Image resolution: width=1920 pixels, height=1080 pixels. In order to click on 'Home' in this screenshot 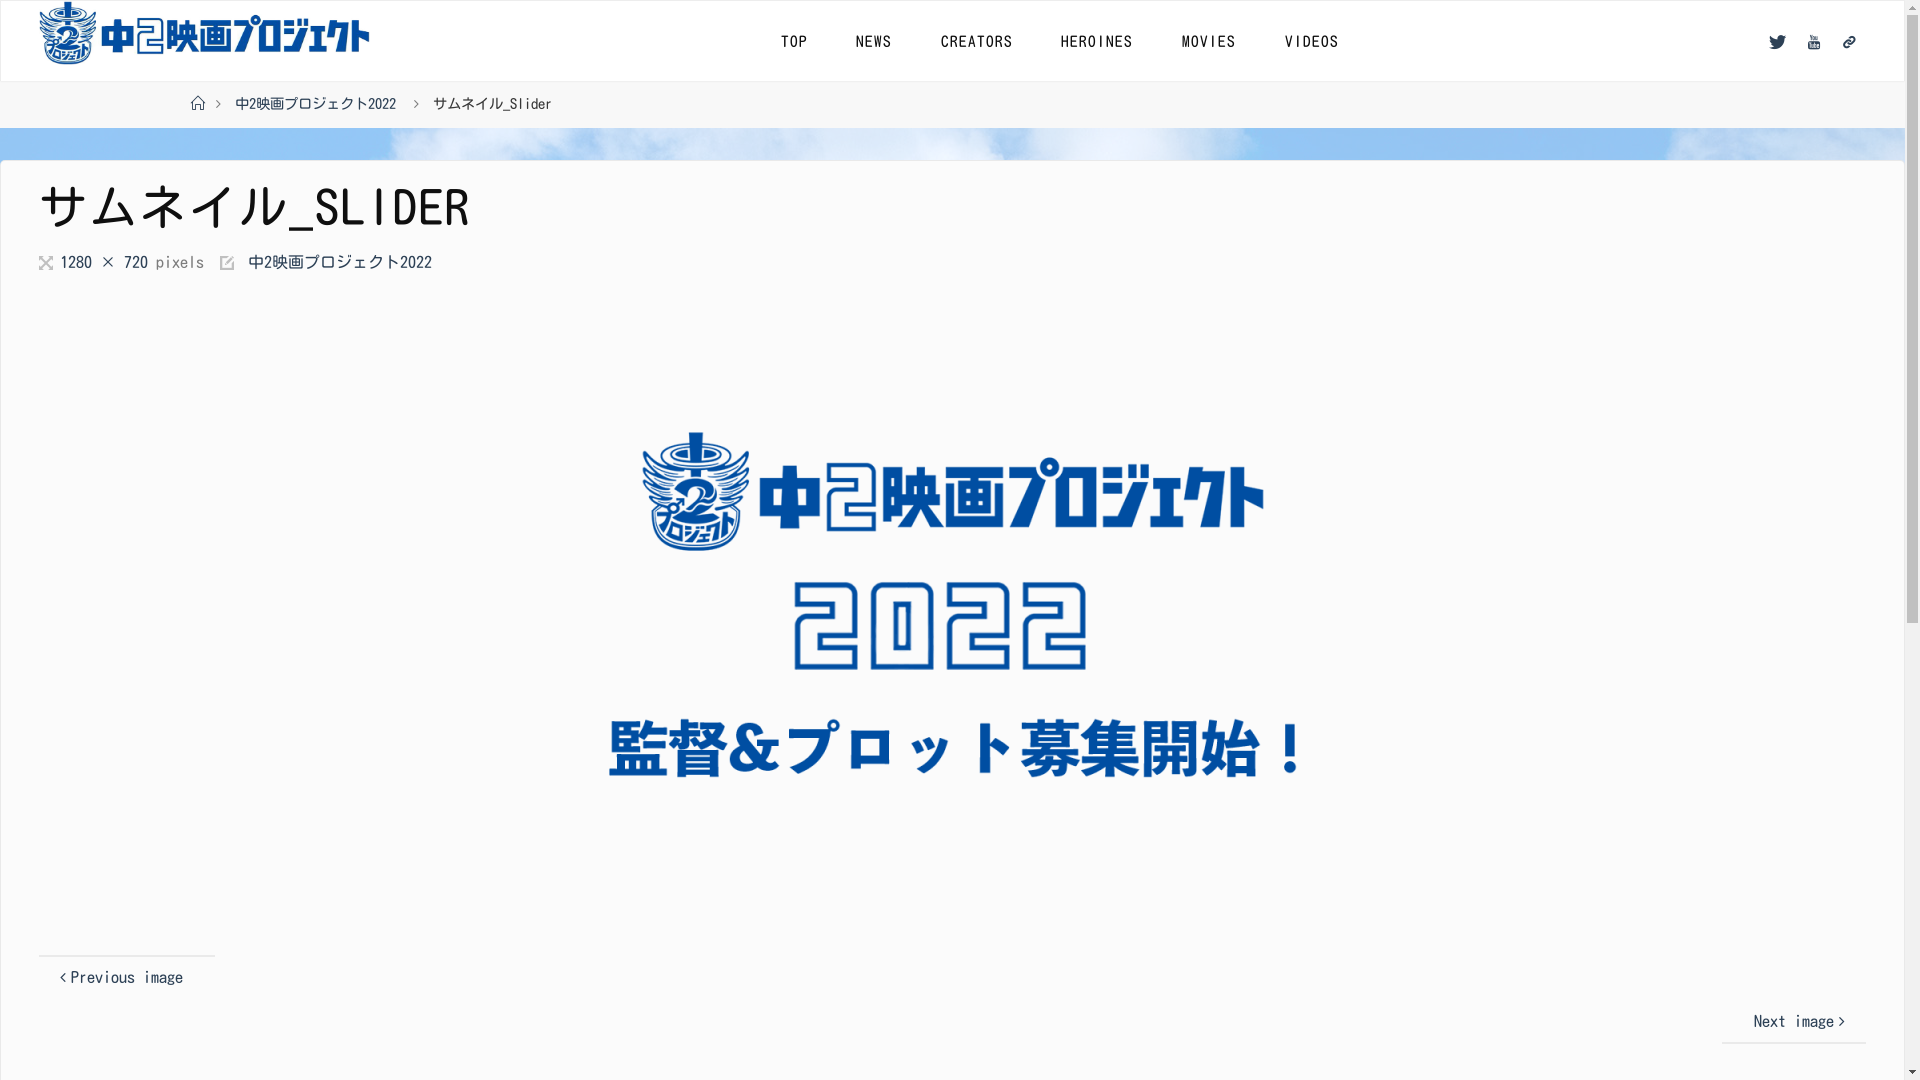, I will do `click(196, 103)`.